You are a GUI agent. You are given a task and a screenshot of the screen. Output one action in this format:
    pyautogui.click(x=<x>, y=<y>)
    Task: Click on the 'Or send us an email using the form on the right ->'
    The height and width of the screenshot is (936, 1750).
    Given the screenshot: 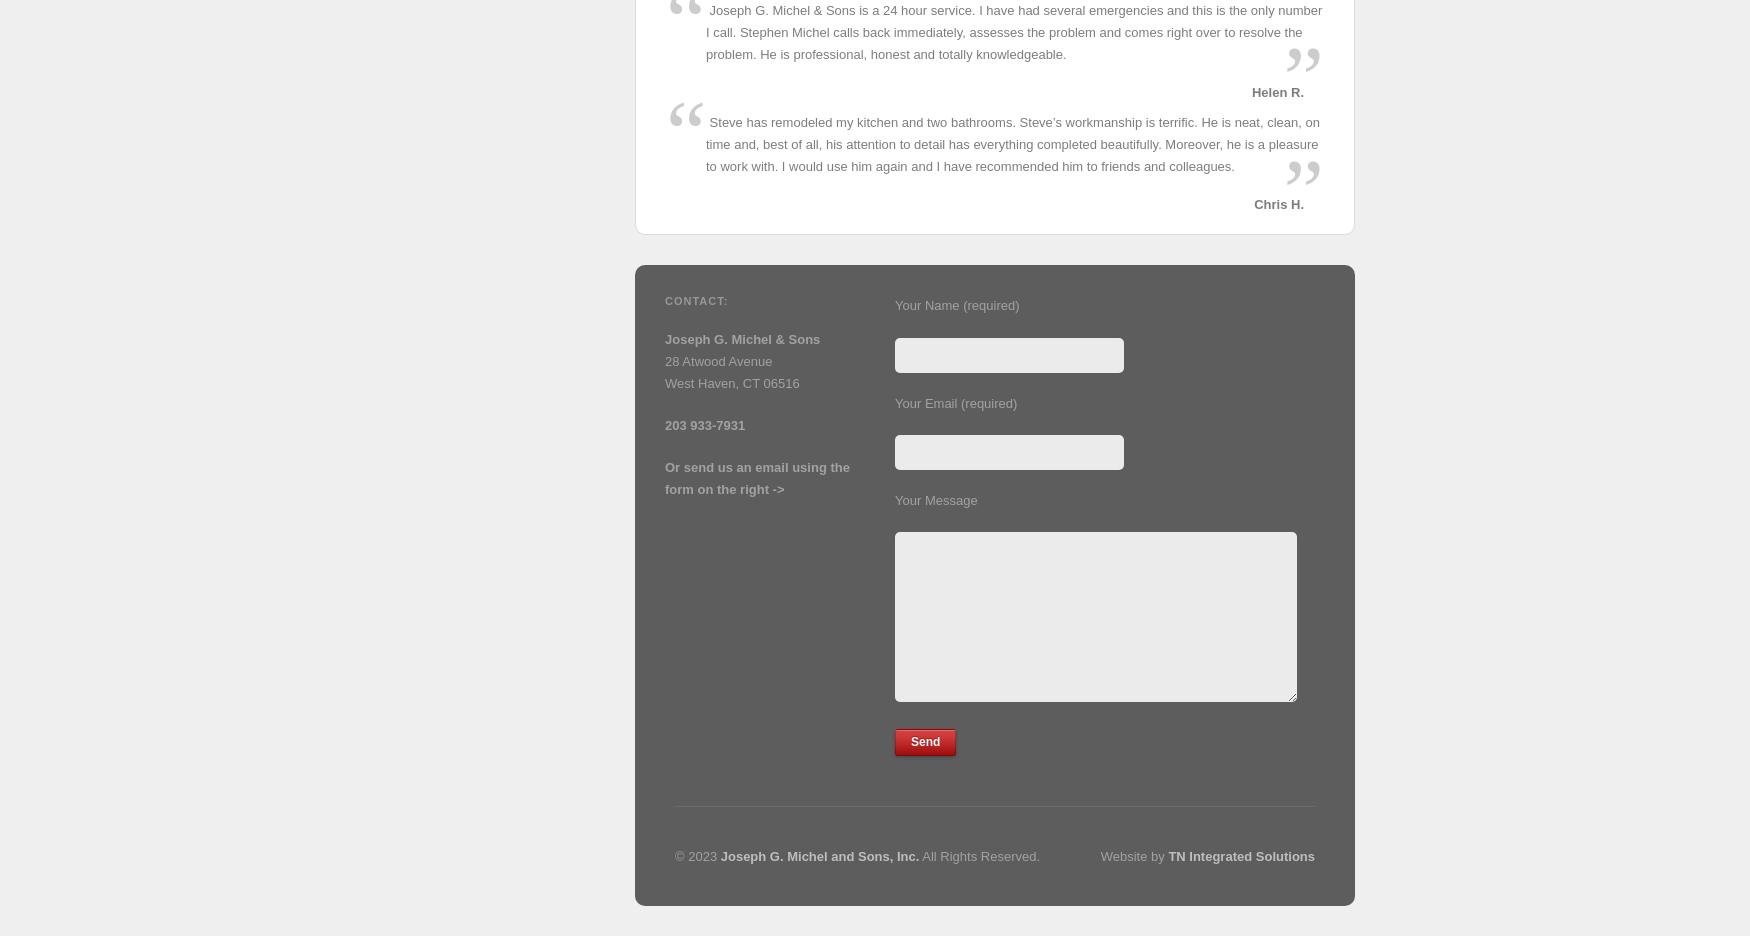 What is the action you would take?
    pyautogui.click(x=664, y=477)
    